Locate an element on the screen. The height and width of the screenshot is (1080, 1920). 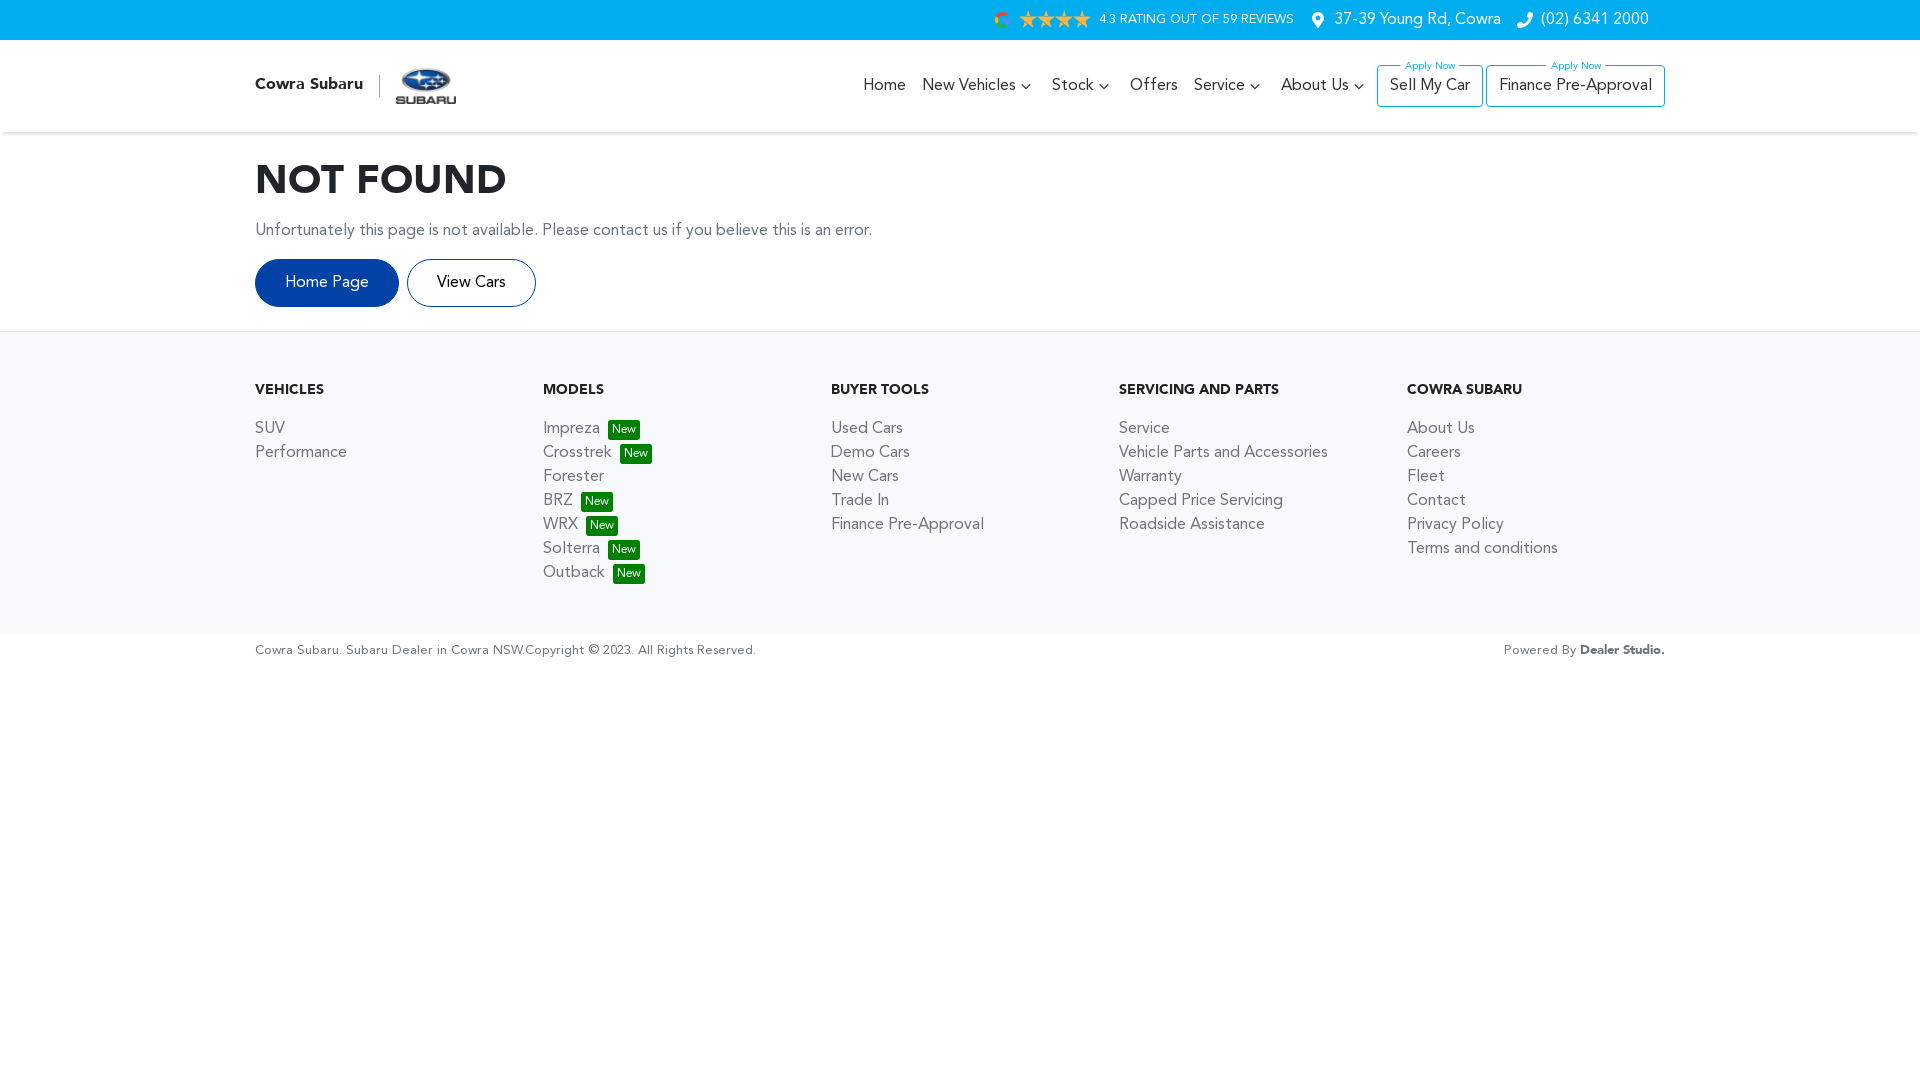
'Careers' is located at coordinates (1433, 452).